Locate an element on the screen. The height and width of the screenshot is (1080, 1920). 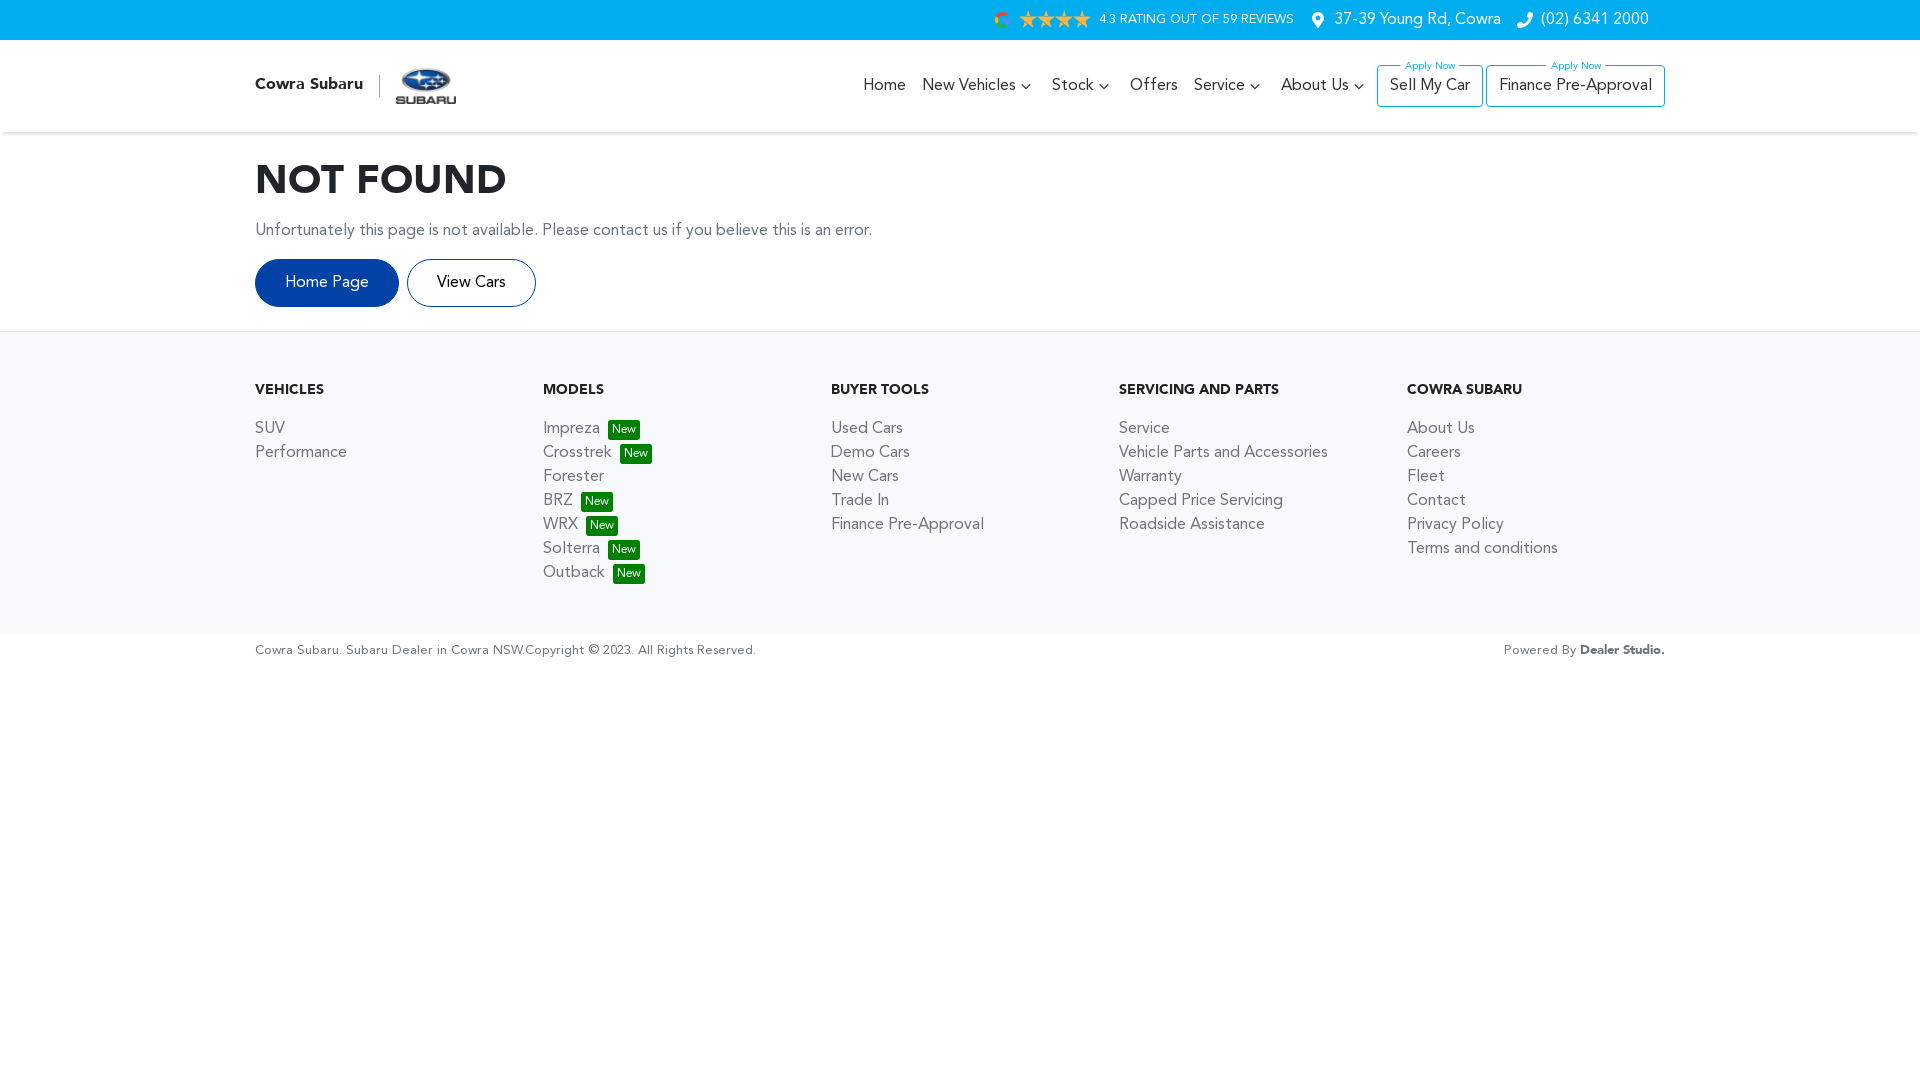
'Careers' is located at coordinates (1433, 452).